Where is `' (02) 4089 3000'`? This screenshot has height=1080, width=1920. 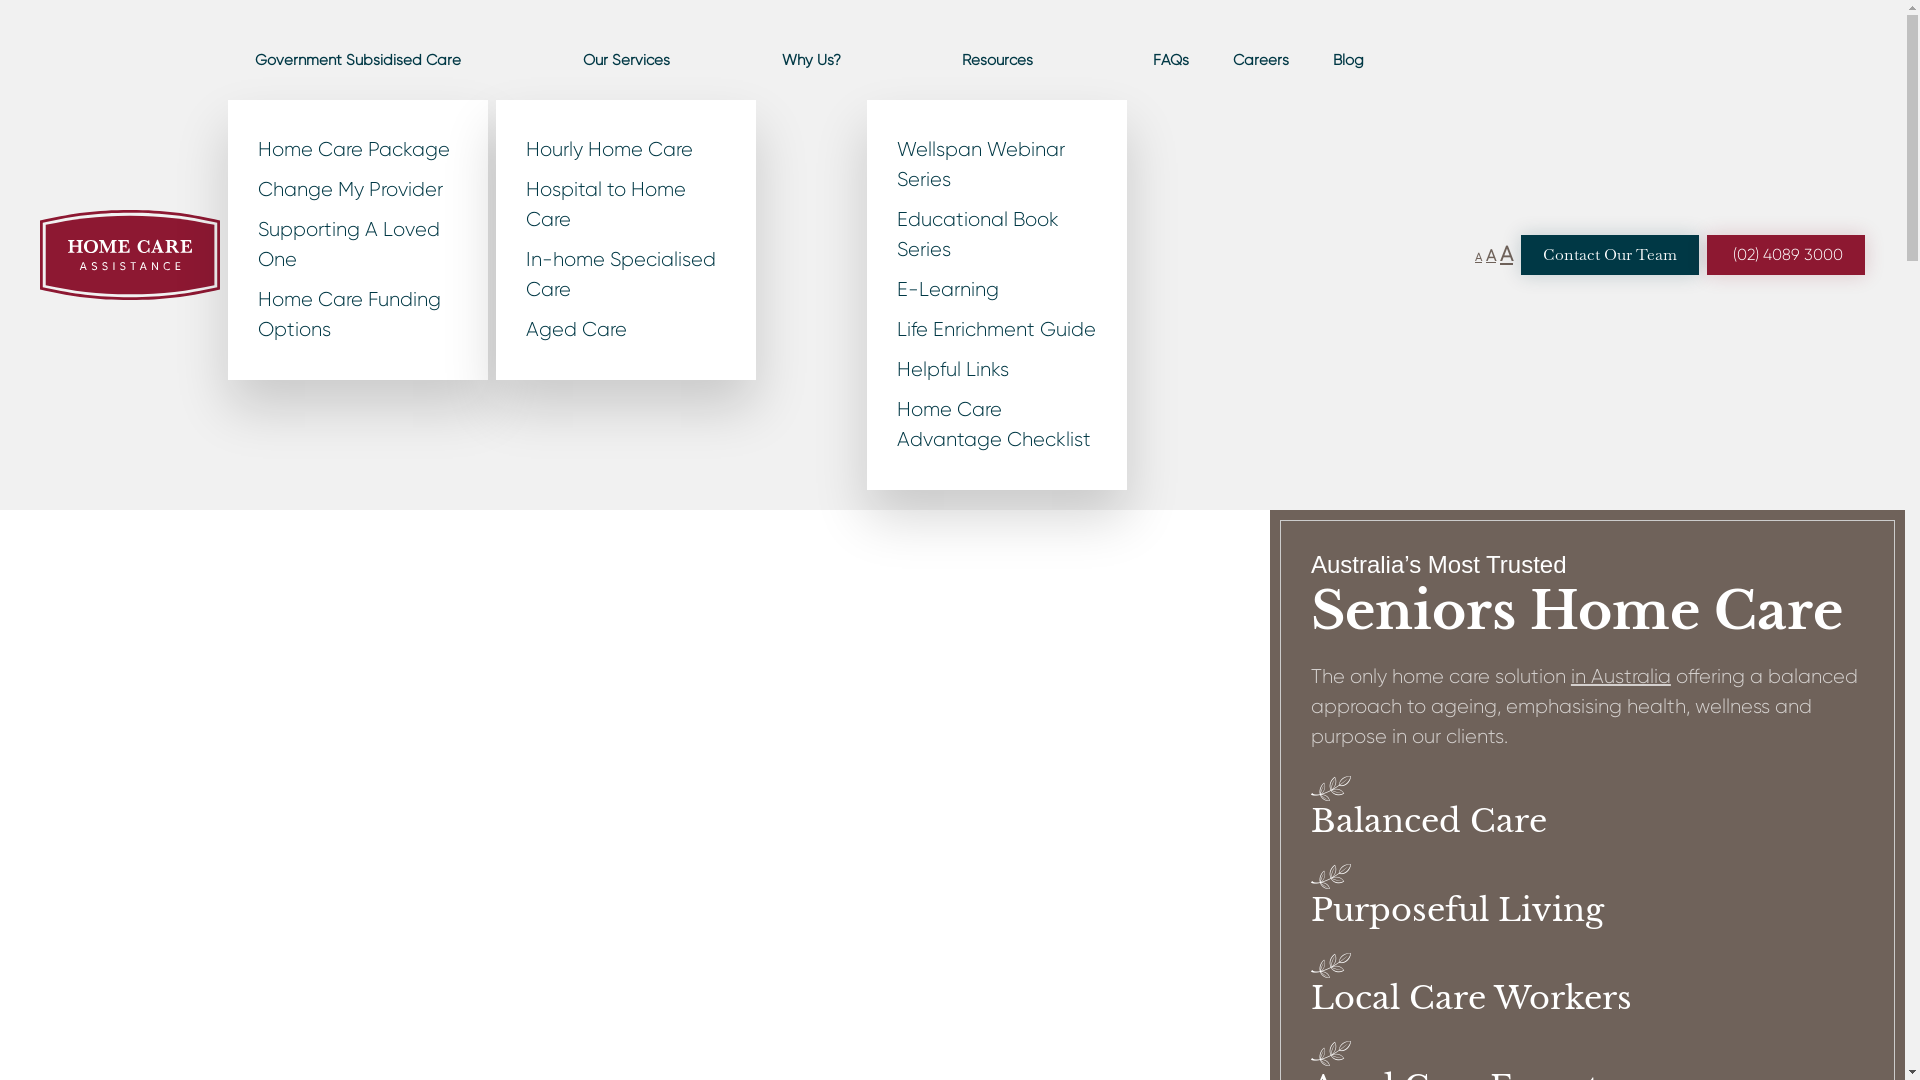
' (02) 4089 3000' is located at coordinates (1785, 253).